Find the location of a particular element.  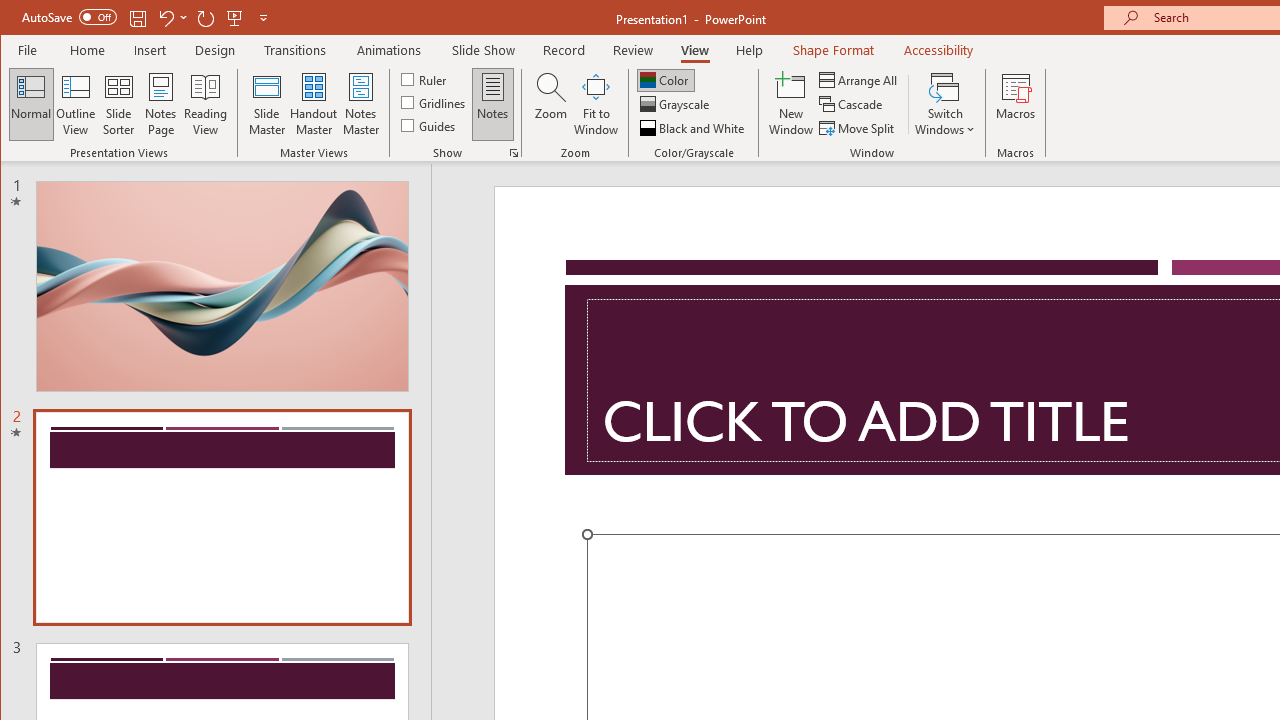

'Zoom...' is located at coordinates (551, 104).